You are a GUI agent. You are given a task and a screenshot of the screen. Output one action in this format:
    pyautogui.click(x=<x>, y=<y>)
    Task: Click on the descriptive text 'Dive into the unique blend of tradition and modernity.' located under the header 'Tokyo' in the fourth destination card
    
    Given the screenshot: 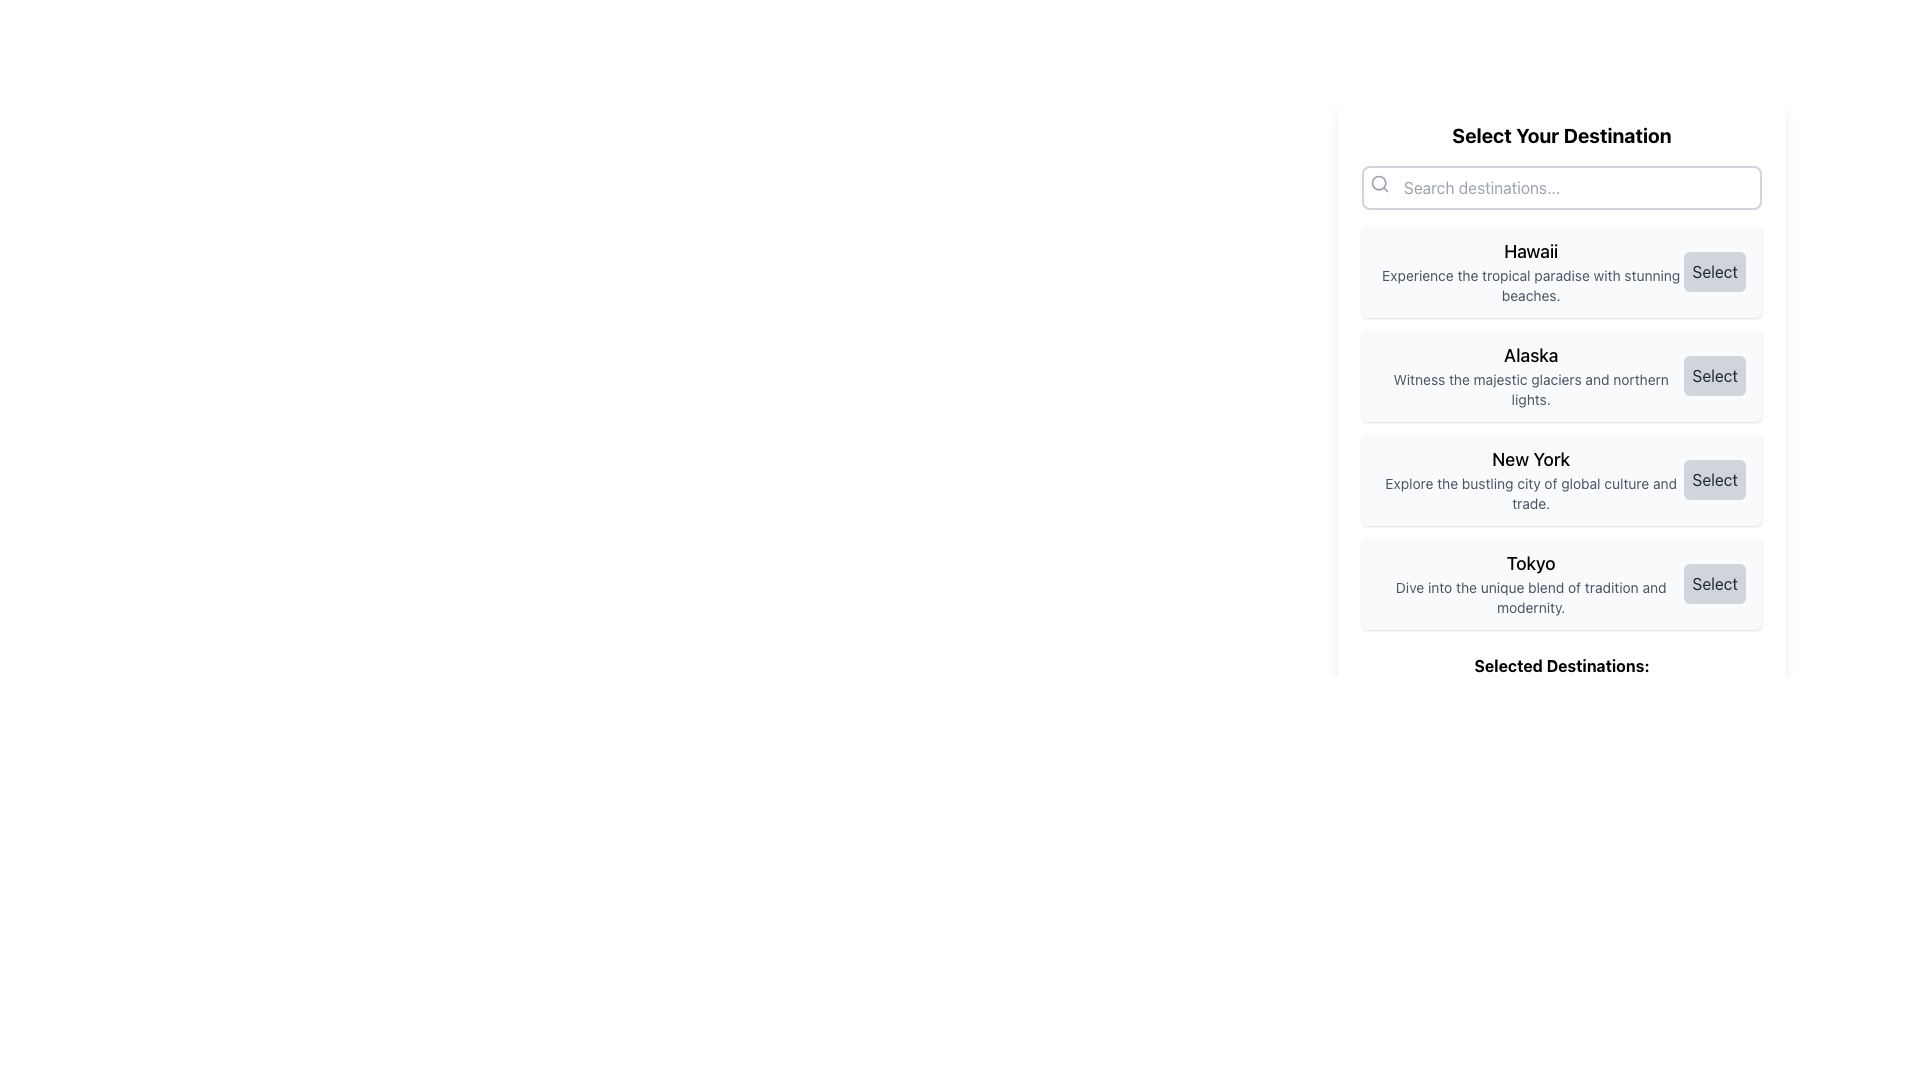 What is the action you would take?
    pyautogui.click(x=1530, y=583)
    